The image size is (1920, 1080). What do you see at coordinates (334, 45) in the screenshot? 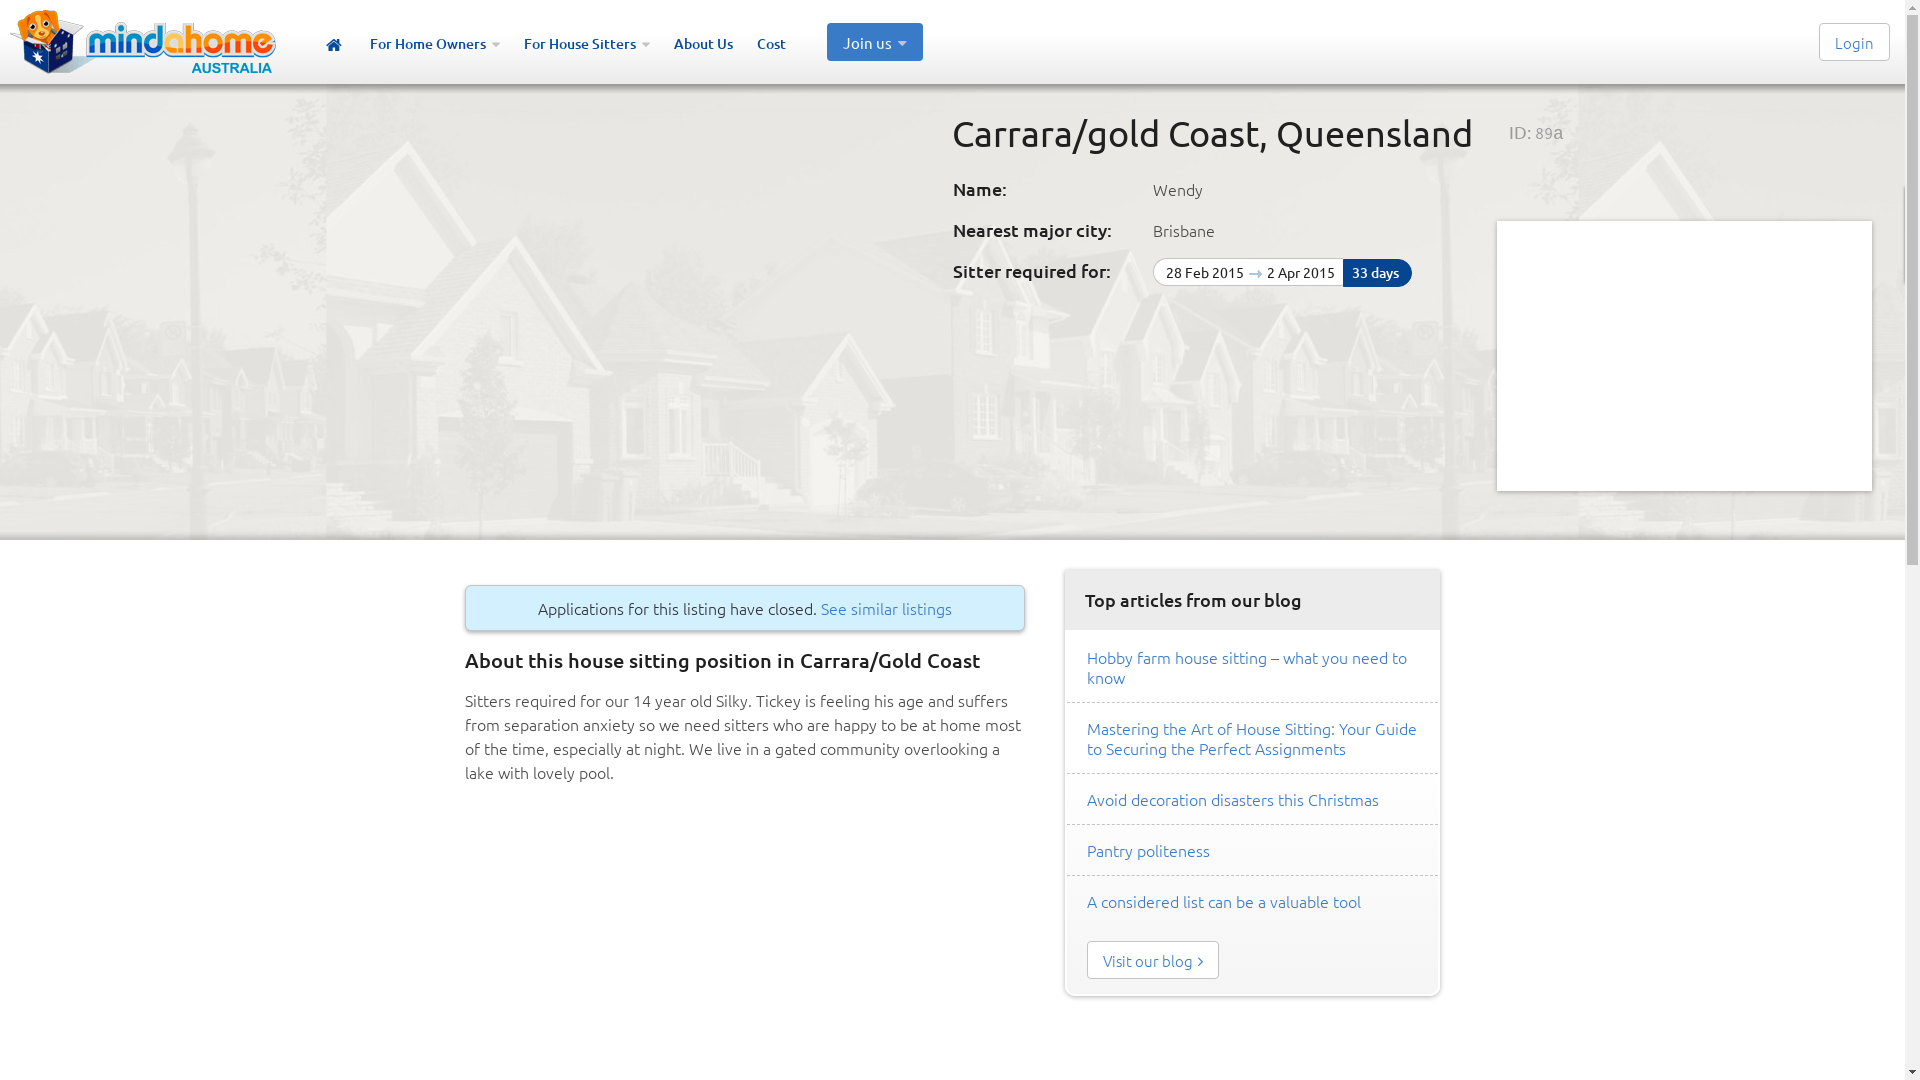
I see `'Home'` at bounding box center [334, 45].